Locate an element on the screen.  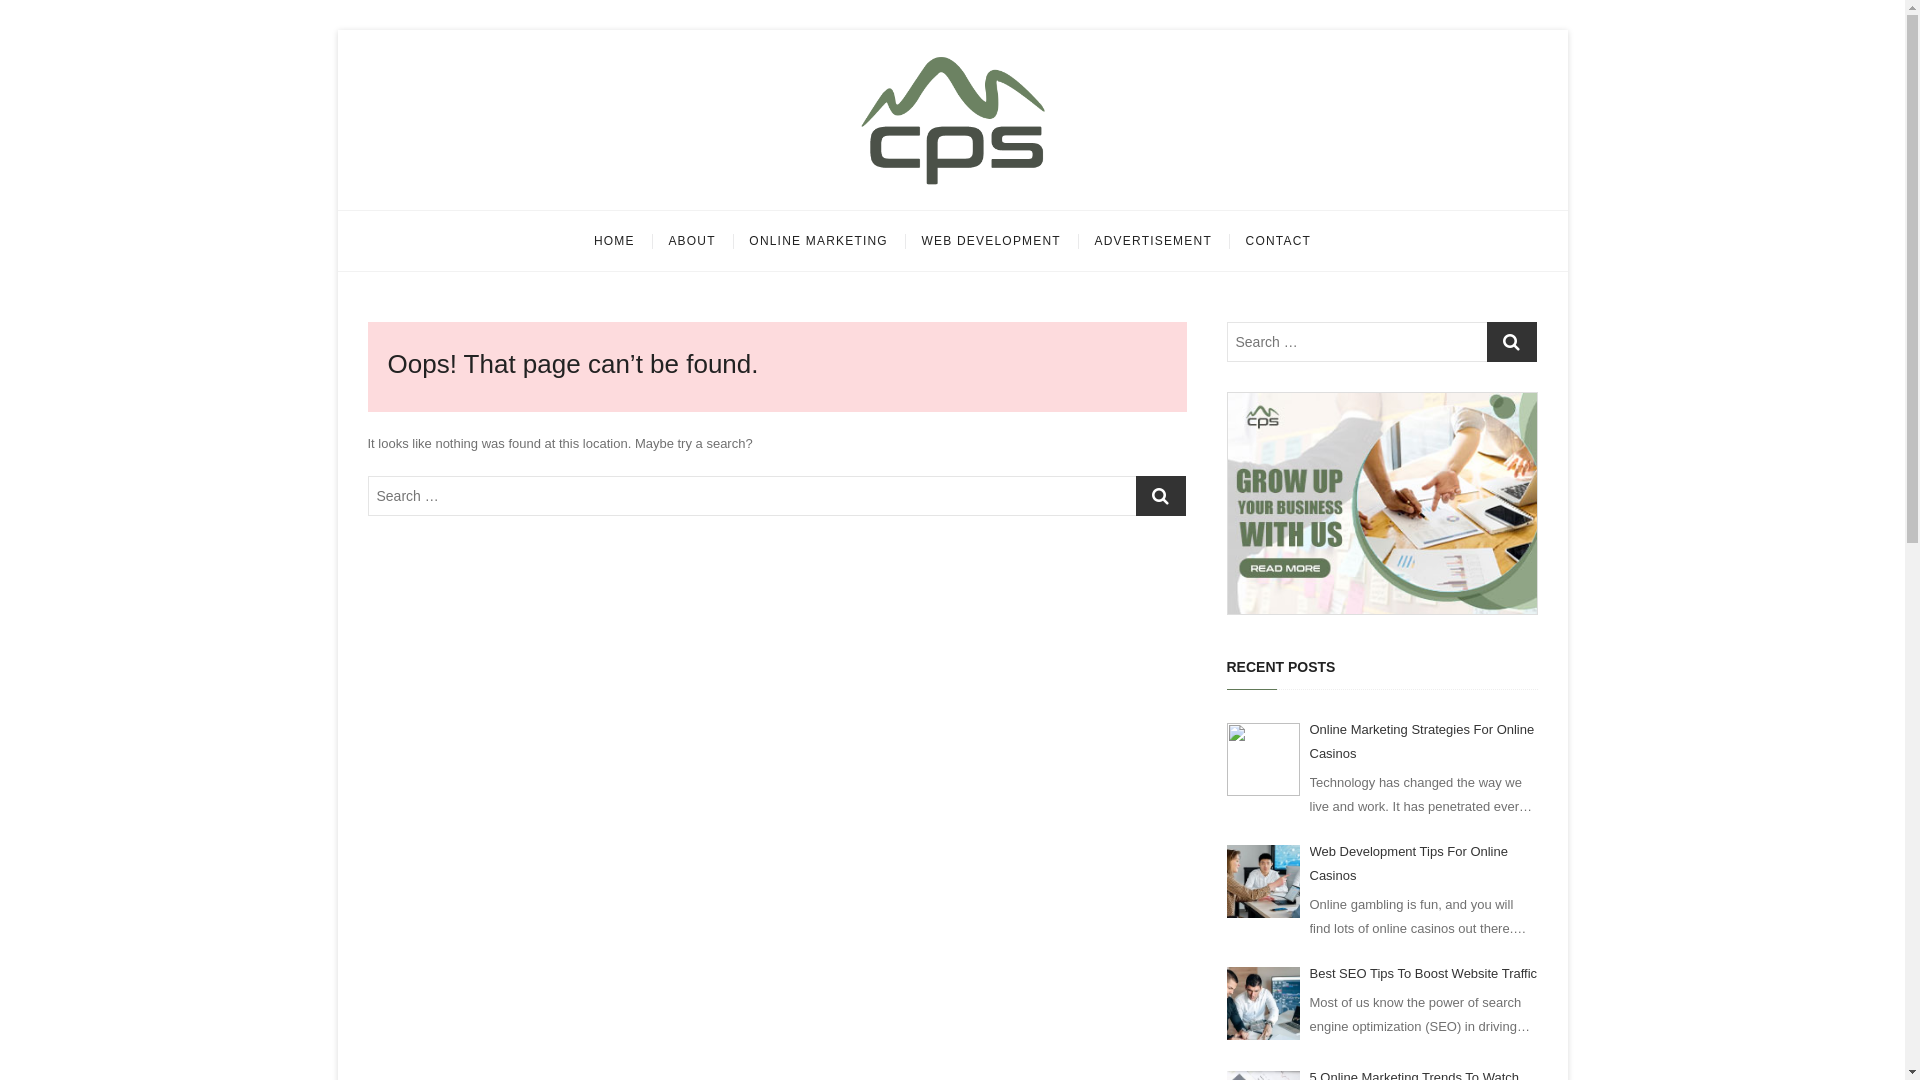
'HOME' is located at coordinates (578, 239).